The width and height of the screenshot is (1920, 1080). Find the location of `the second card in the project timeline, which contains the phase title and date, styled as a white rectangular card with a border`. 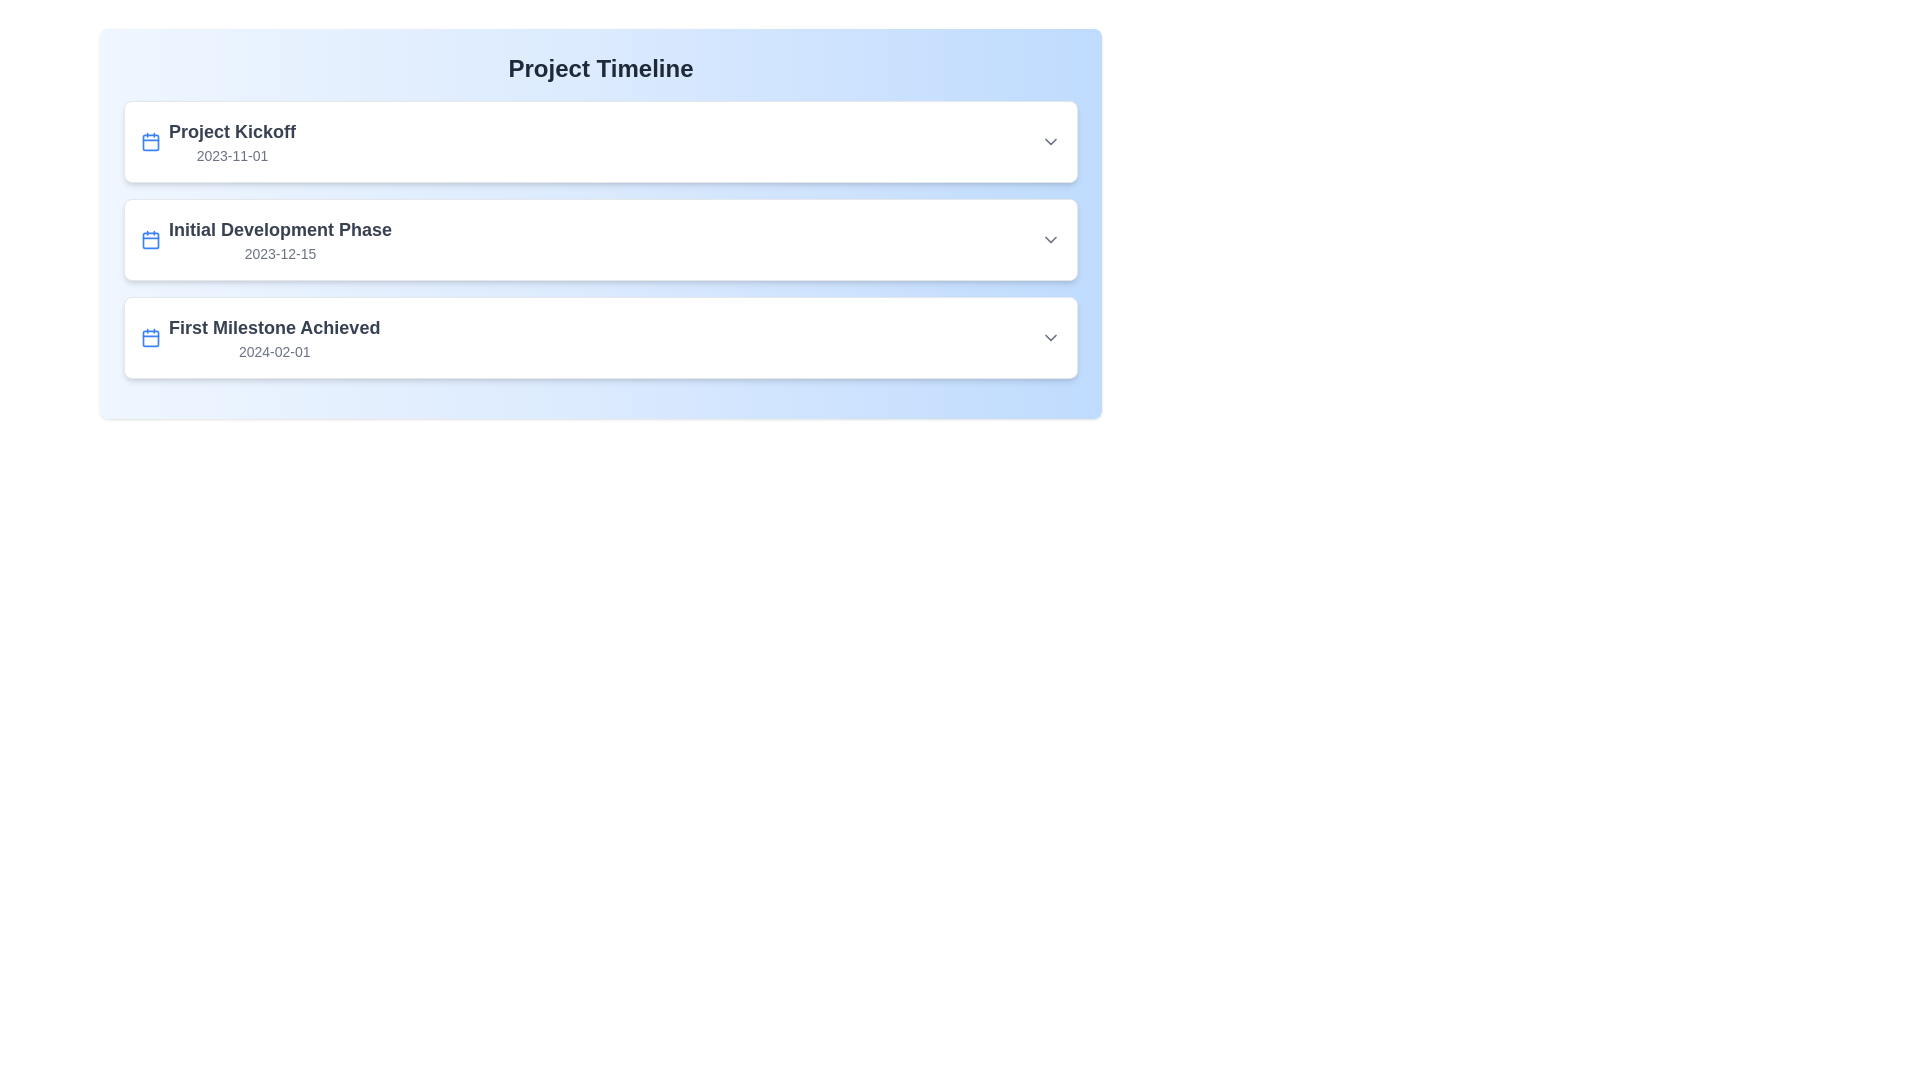

the second card in the project timeline, which contains the phase title and date, styled as a white rectangular card with a border is located at coordinates (599, 238).